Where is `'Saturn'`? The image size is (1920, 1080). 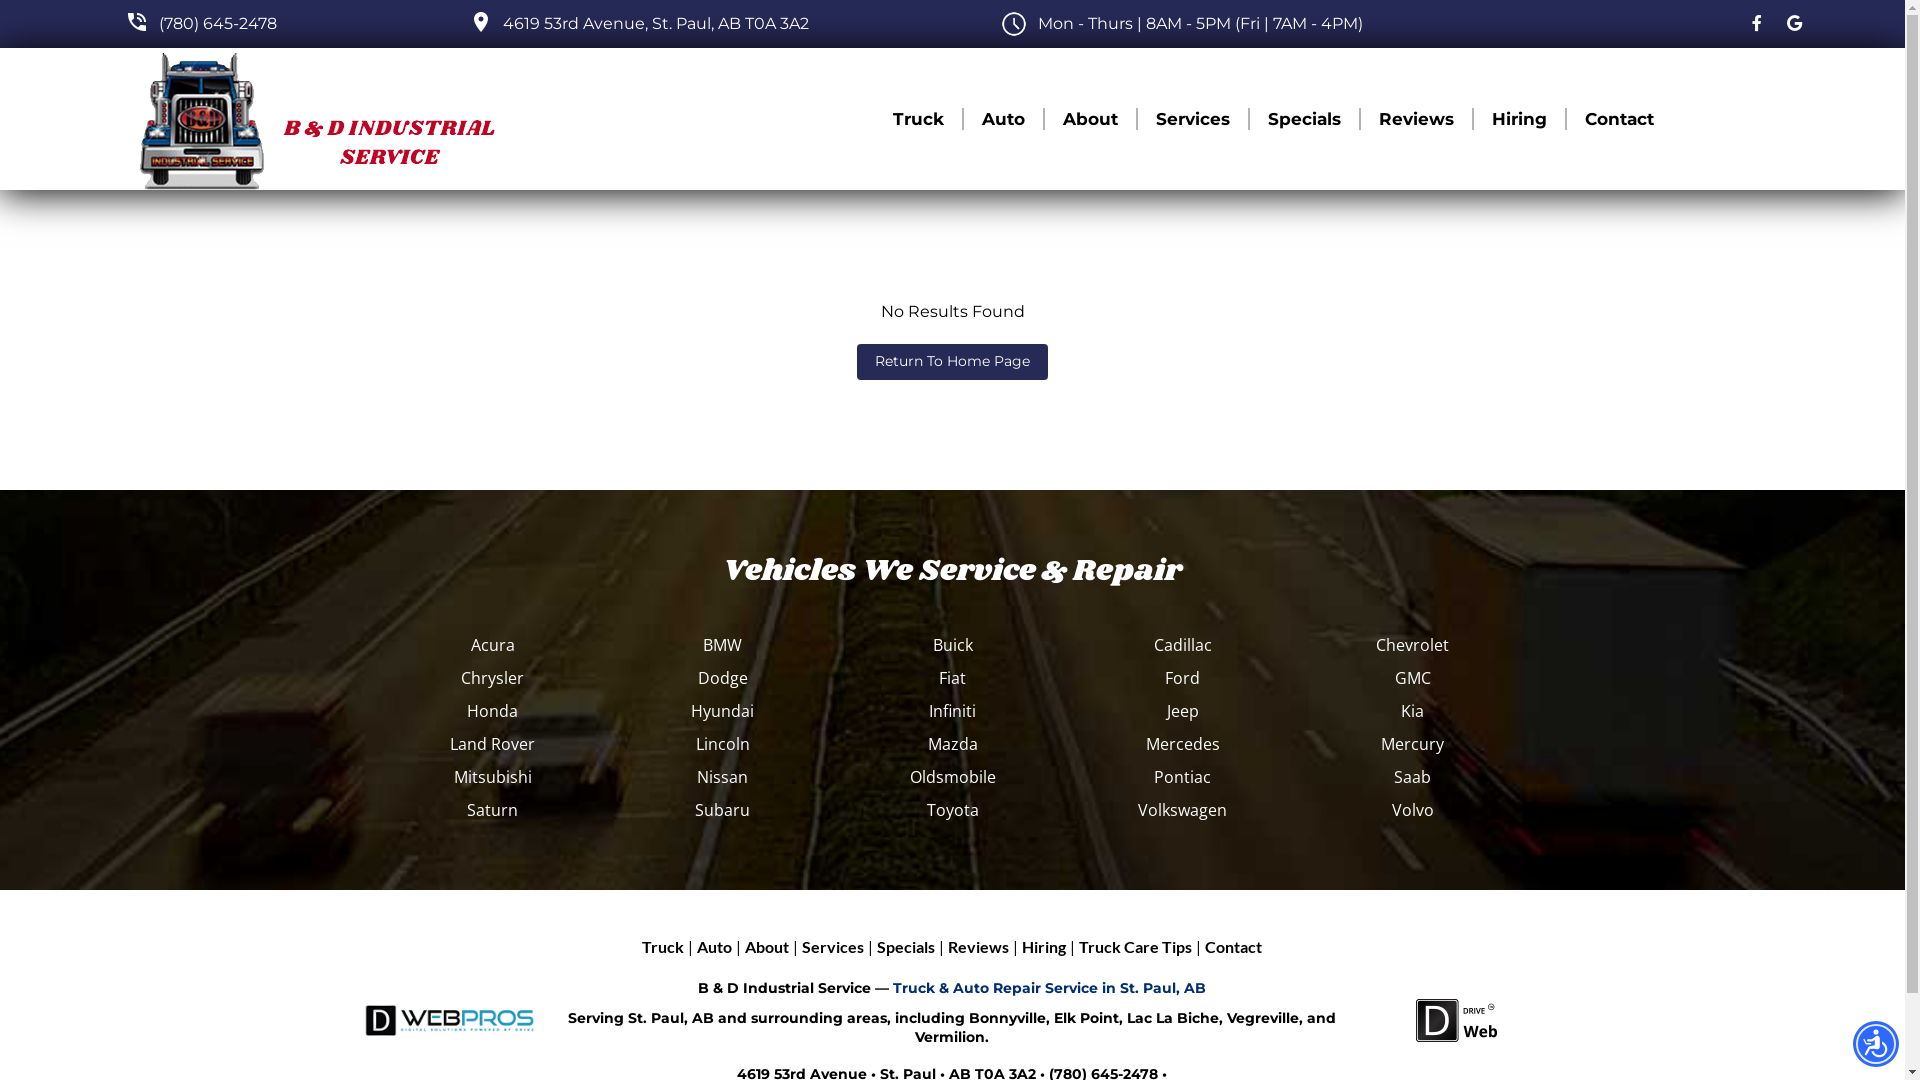
'Saturn' is located at coordinates (493, 810).